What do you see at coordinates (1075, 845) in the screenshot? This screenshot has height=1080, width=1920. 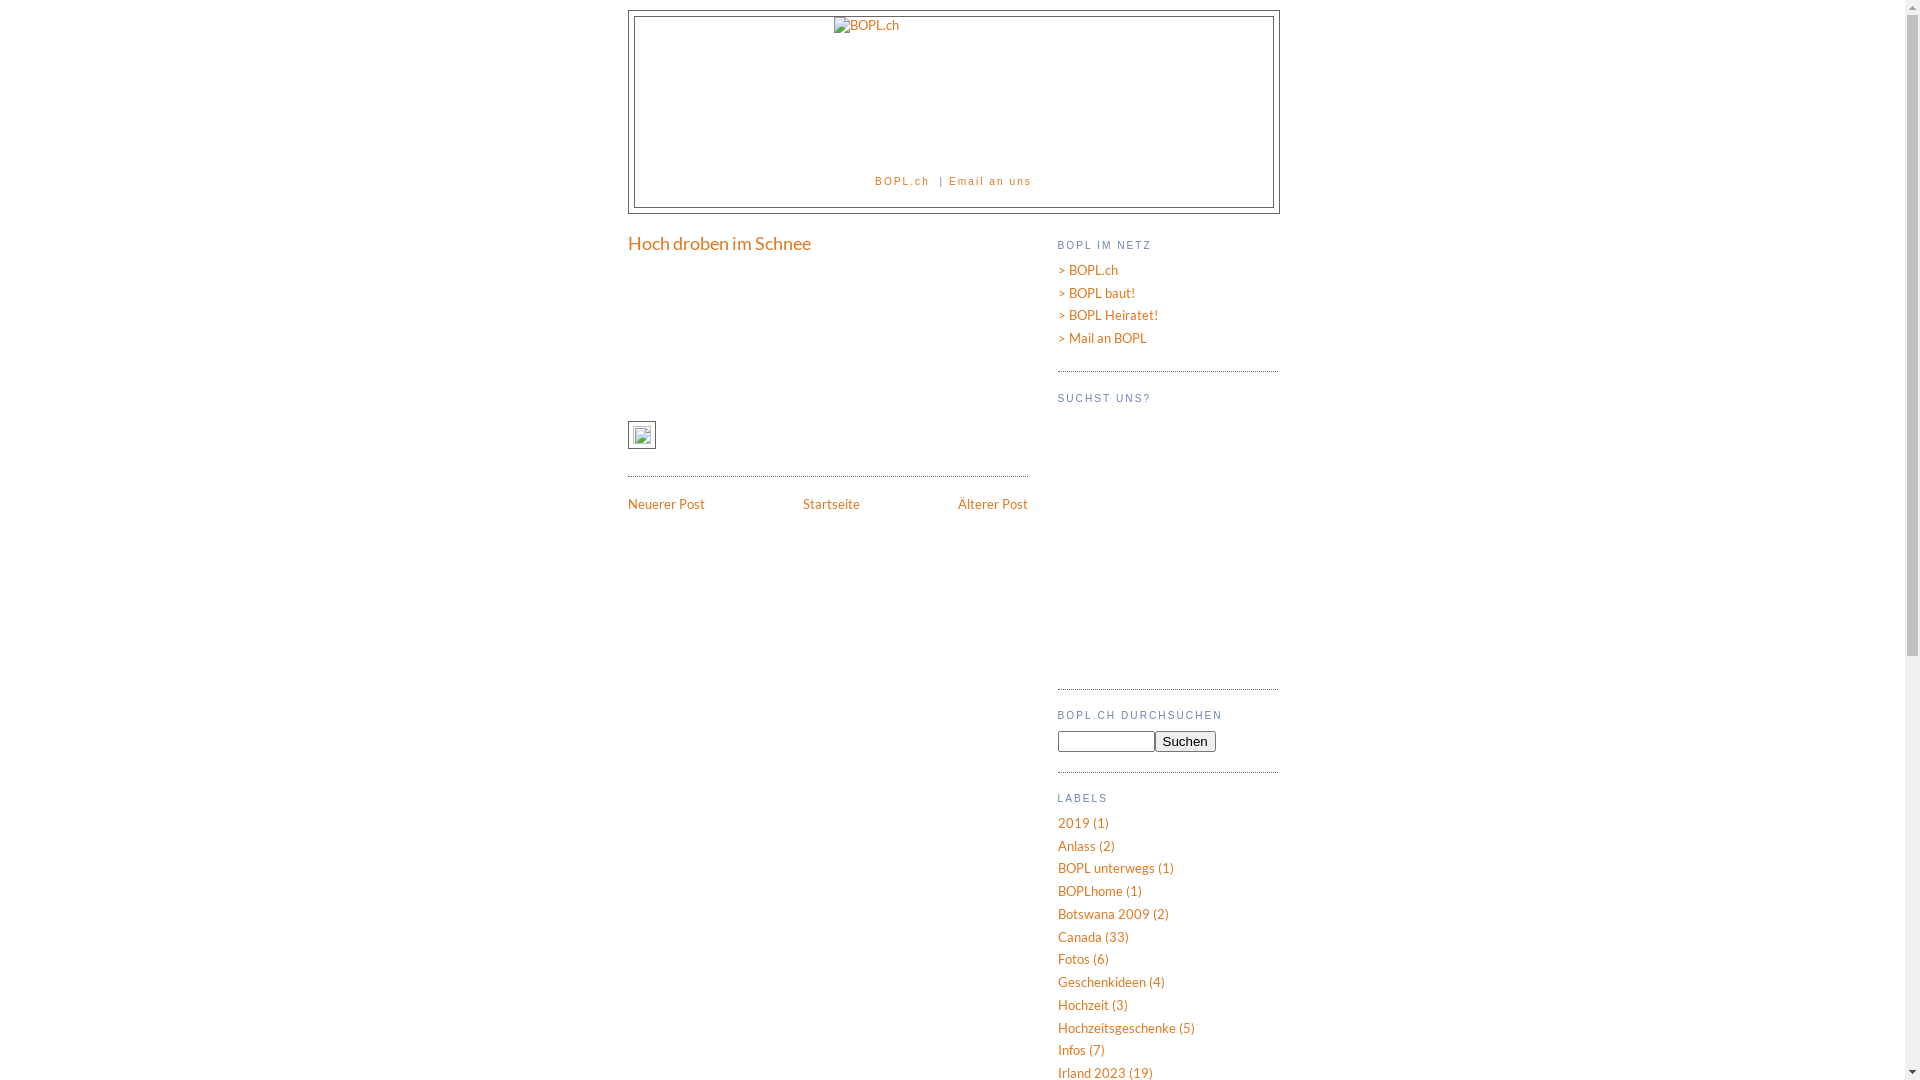 I see `'Anlass'` at bounding box center [1075, 845].